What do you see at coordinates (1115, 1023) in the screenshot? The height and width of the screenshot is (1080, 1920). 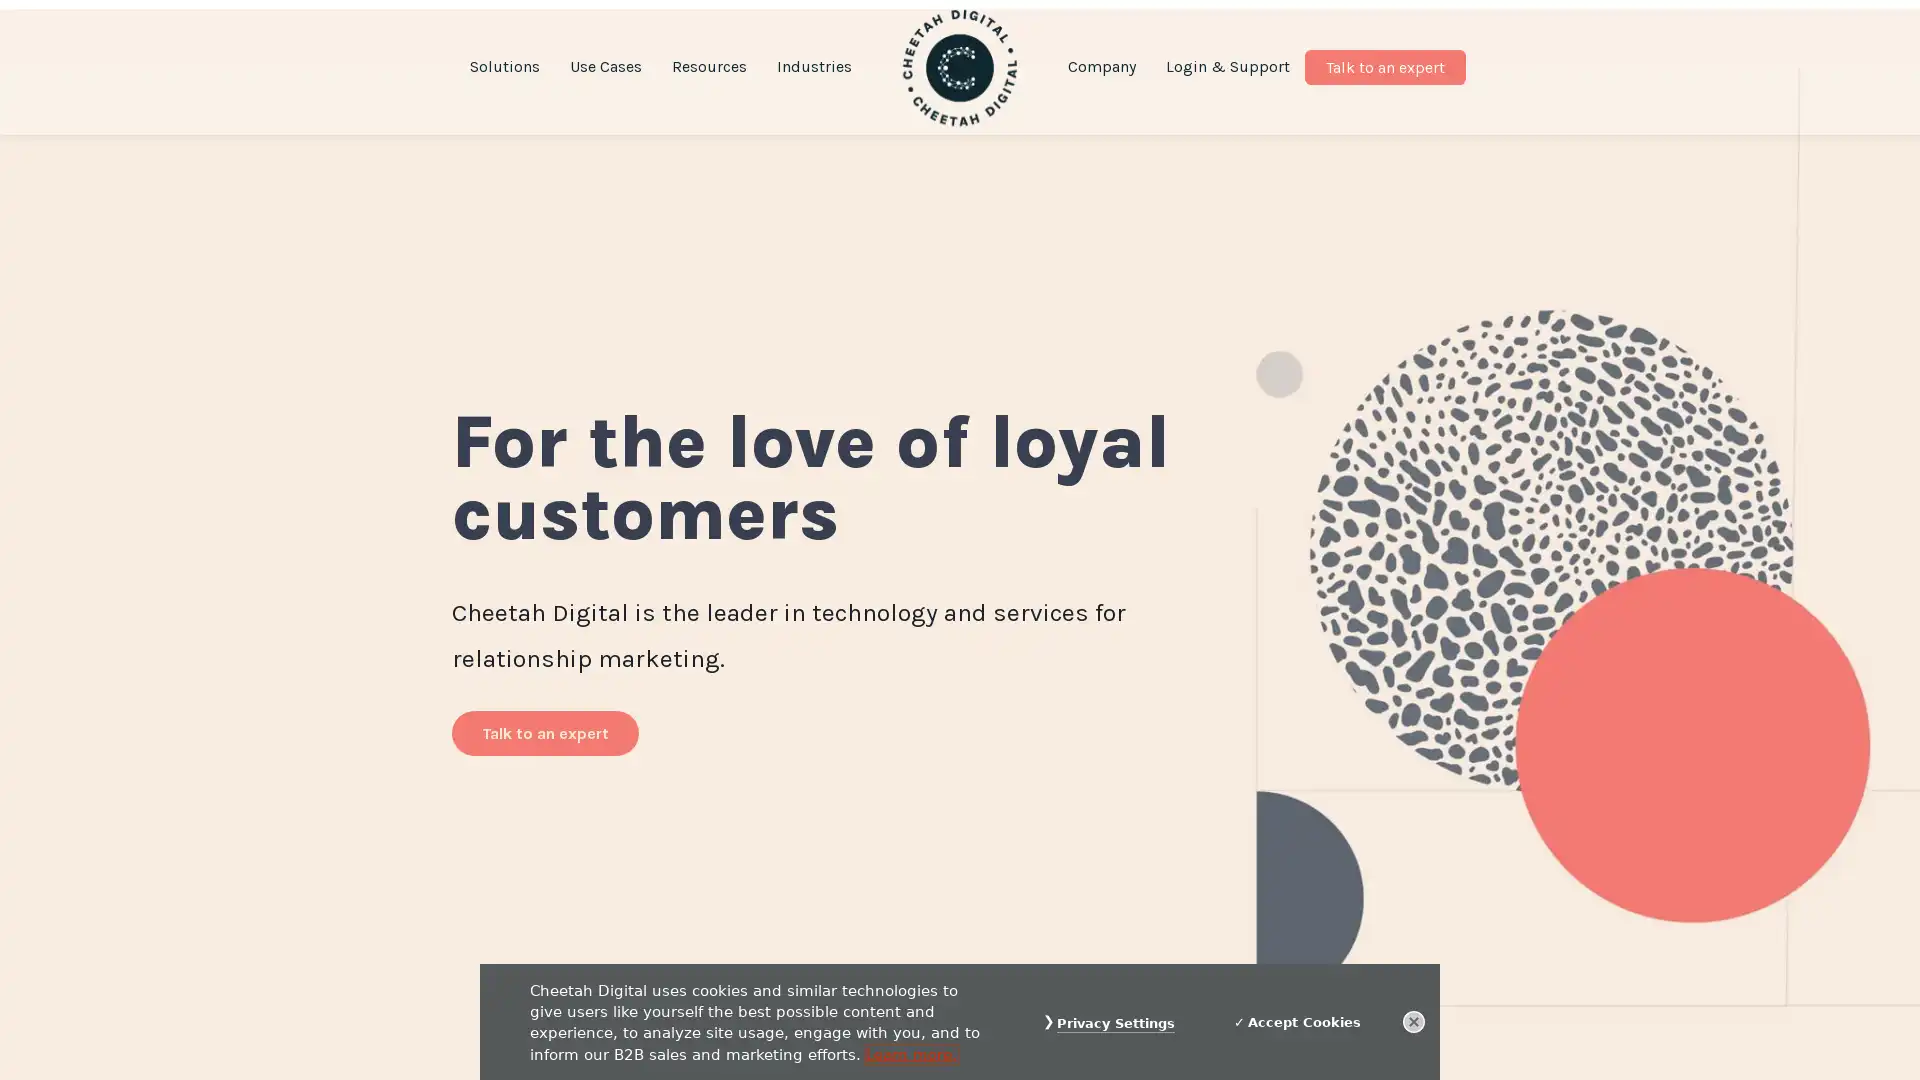 I see `Privacy Settings` at bounding box center [1115, 1023].